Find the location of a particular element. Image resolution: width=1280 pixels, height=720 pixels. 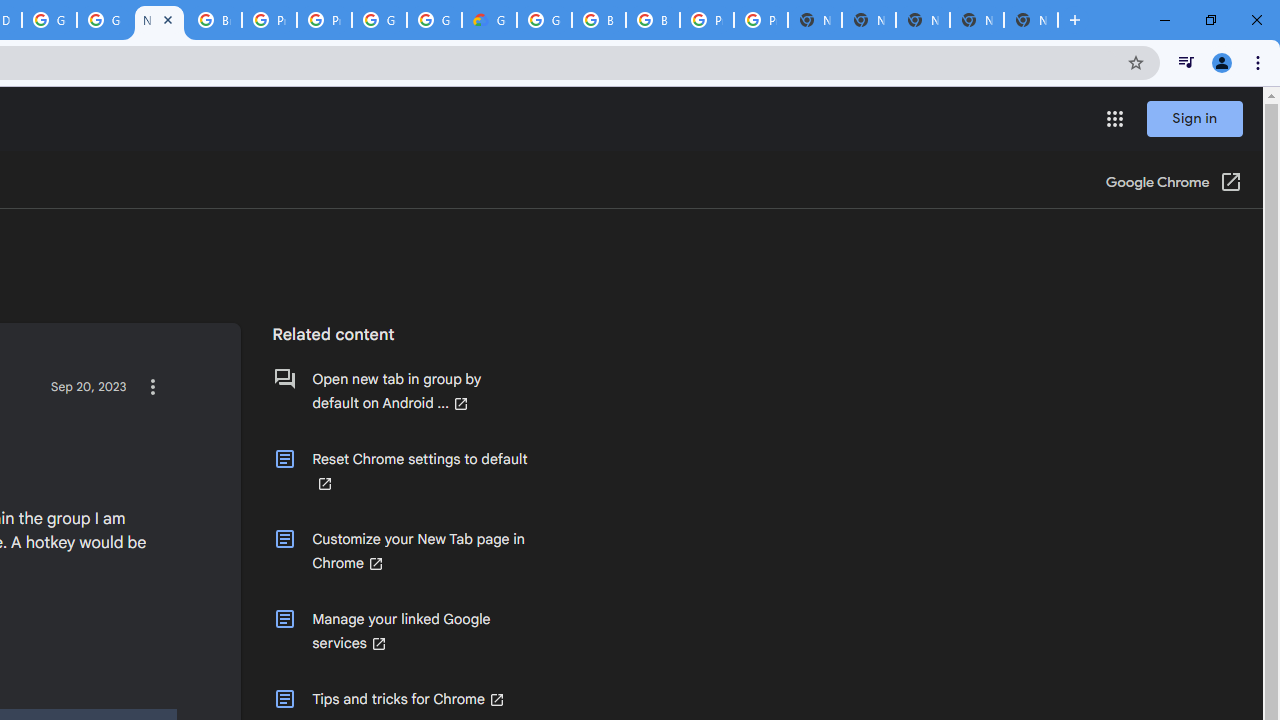

'Reset Chrome settings to default (Opens in a new window)' is located at coordinates (400, 471).